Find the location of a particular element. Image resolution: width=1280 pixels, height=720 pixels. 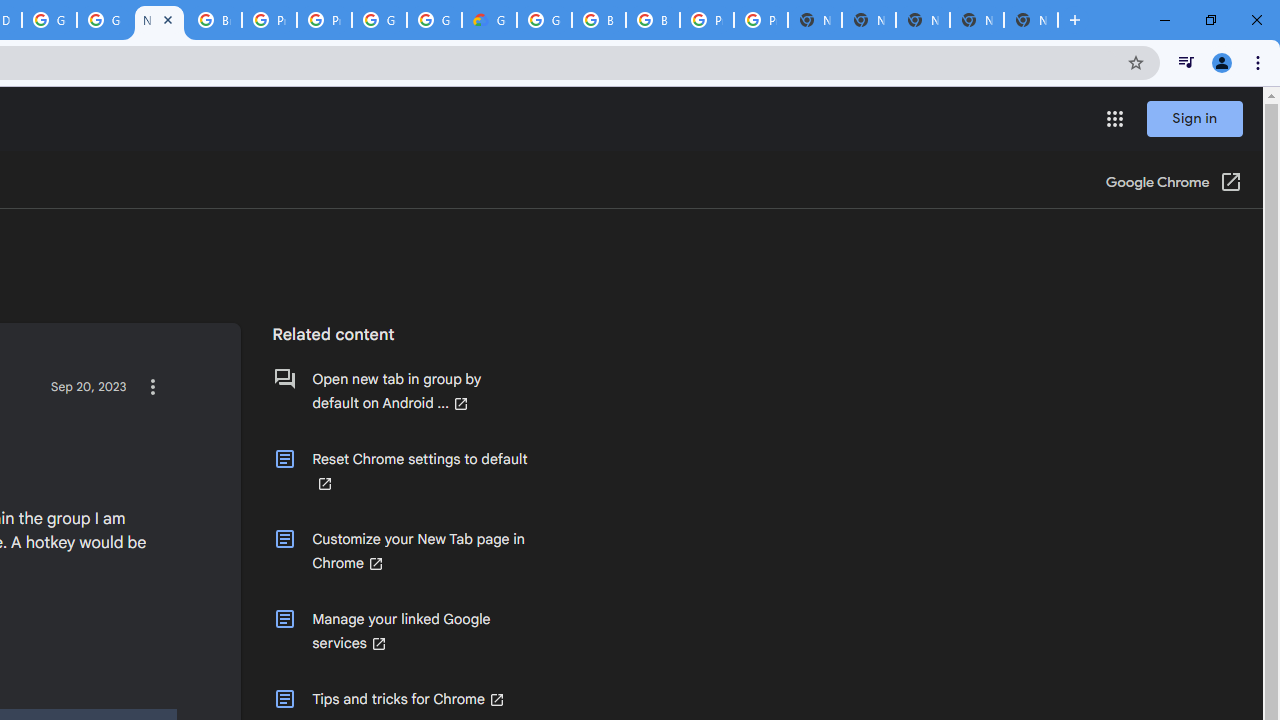

'Reset Chrome settings to default (Opens in a new window)' is located at coordinates (400, 471).